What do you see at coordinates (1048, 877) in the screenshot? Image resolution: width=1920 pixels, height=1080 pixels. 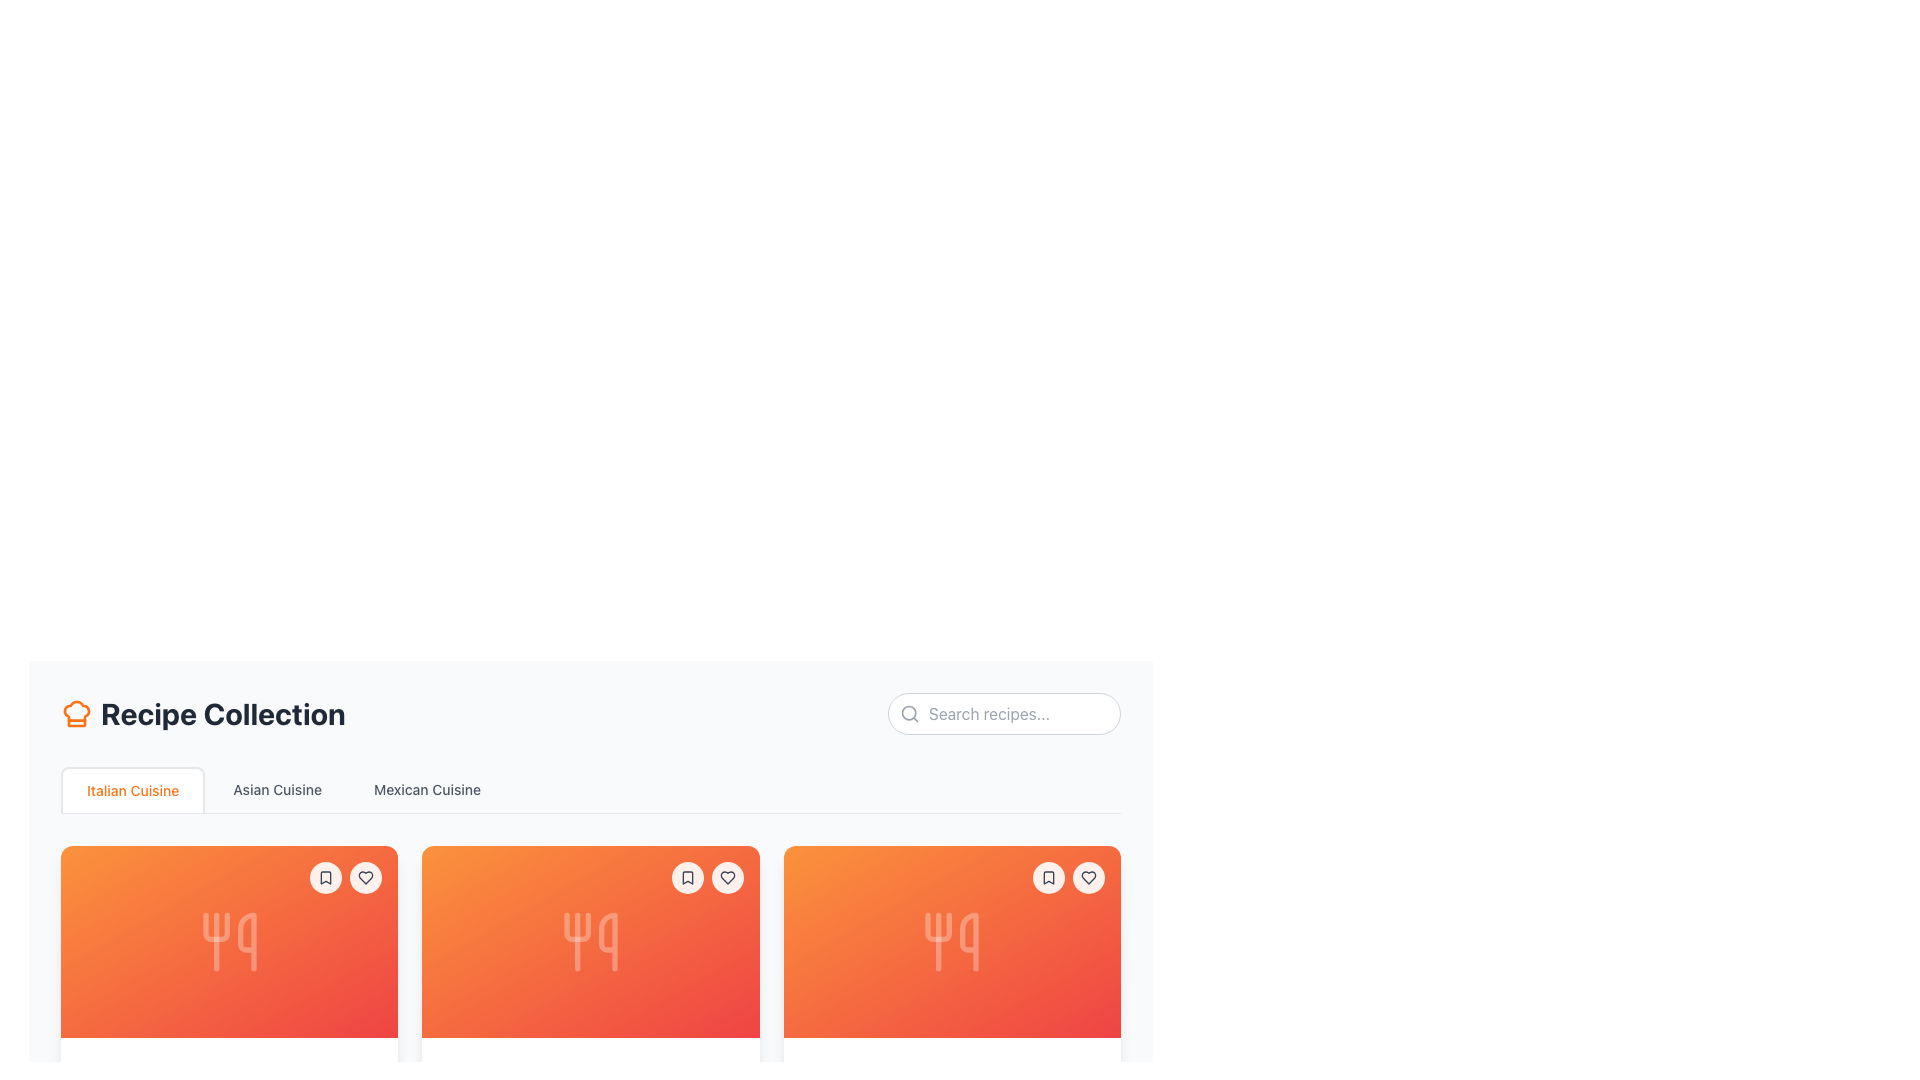 I see `the bookmark icon located at the top-right corner of the third card in the horizontally aligned list to bookmark the content` at bounding box center [1048, 877].